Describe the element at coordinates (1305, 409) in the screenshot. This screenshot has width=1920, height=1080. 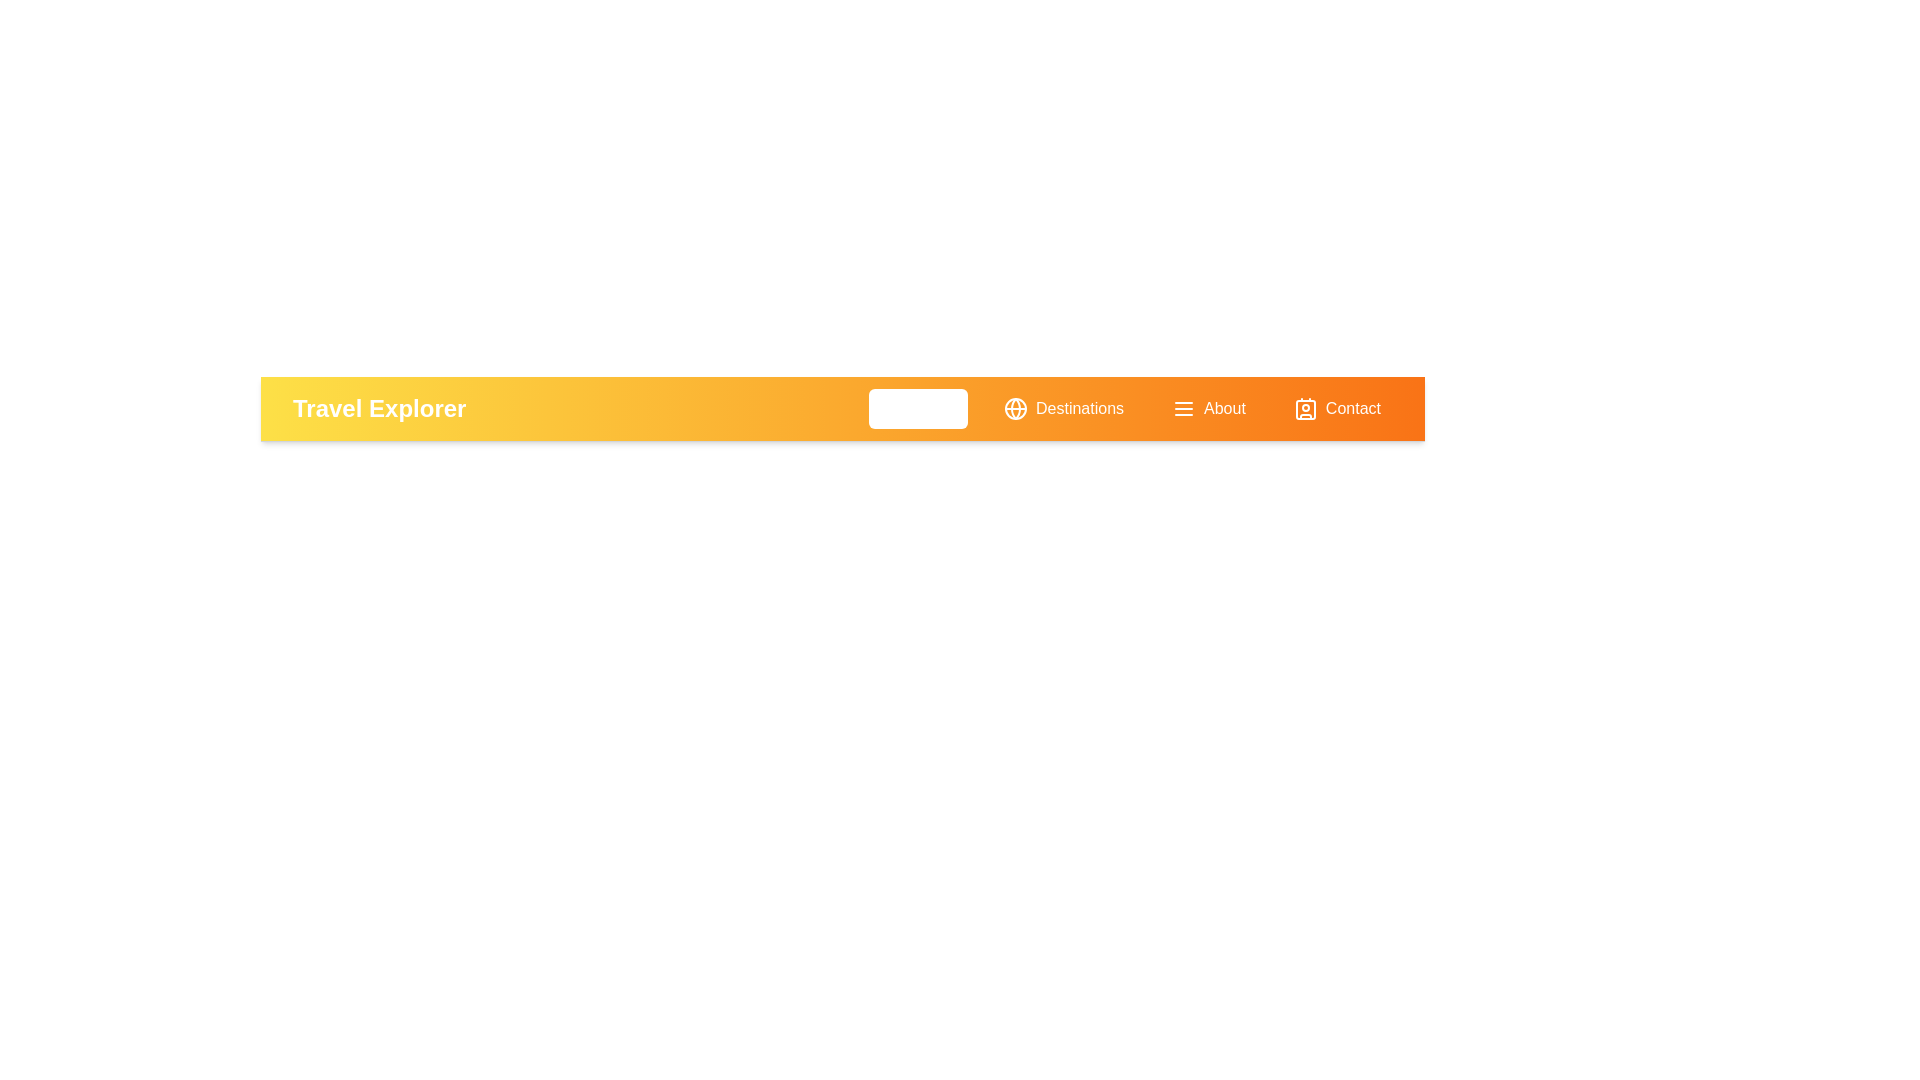
I see `the rectangular shape with rounded corners that is part of the 'Contact' icon located at the far right of the navigation bar` at that location.